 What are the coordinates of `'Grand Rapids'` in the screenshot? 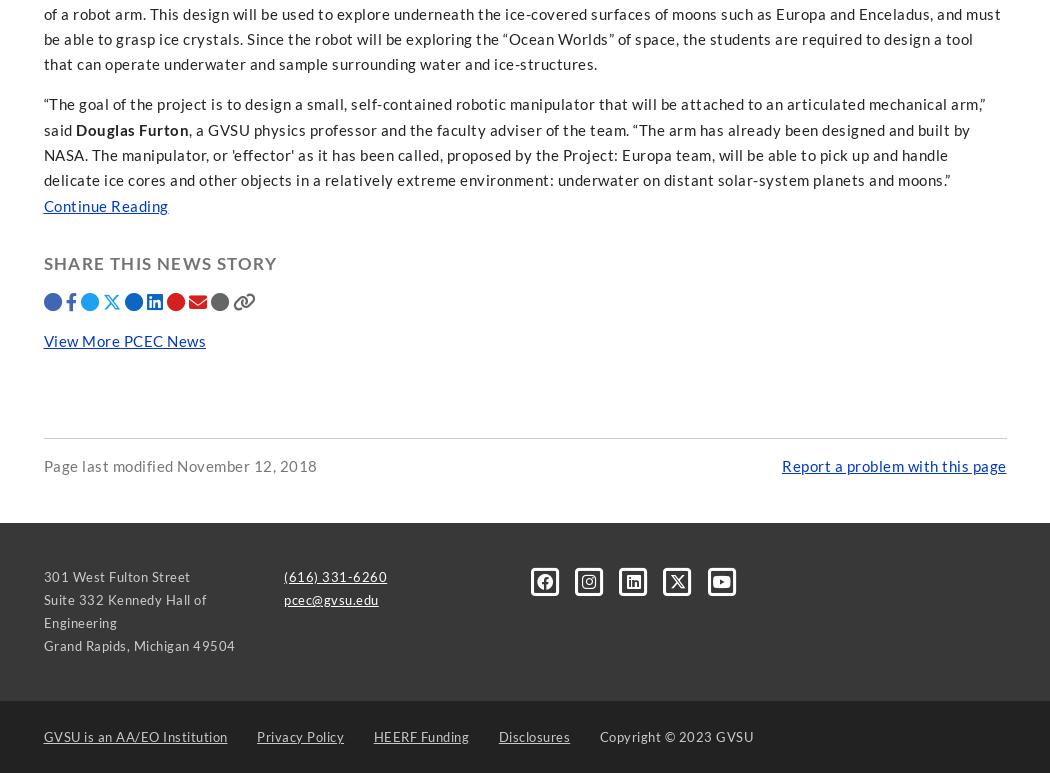 It's located at (84, 644).